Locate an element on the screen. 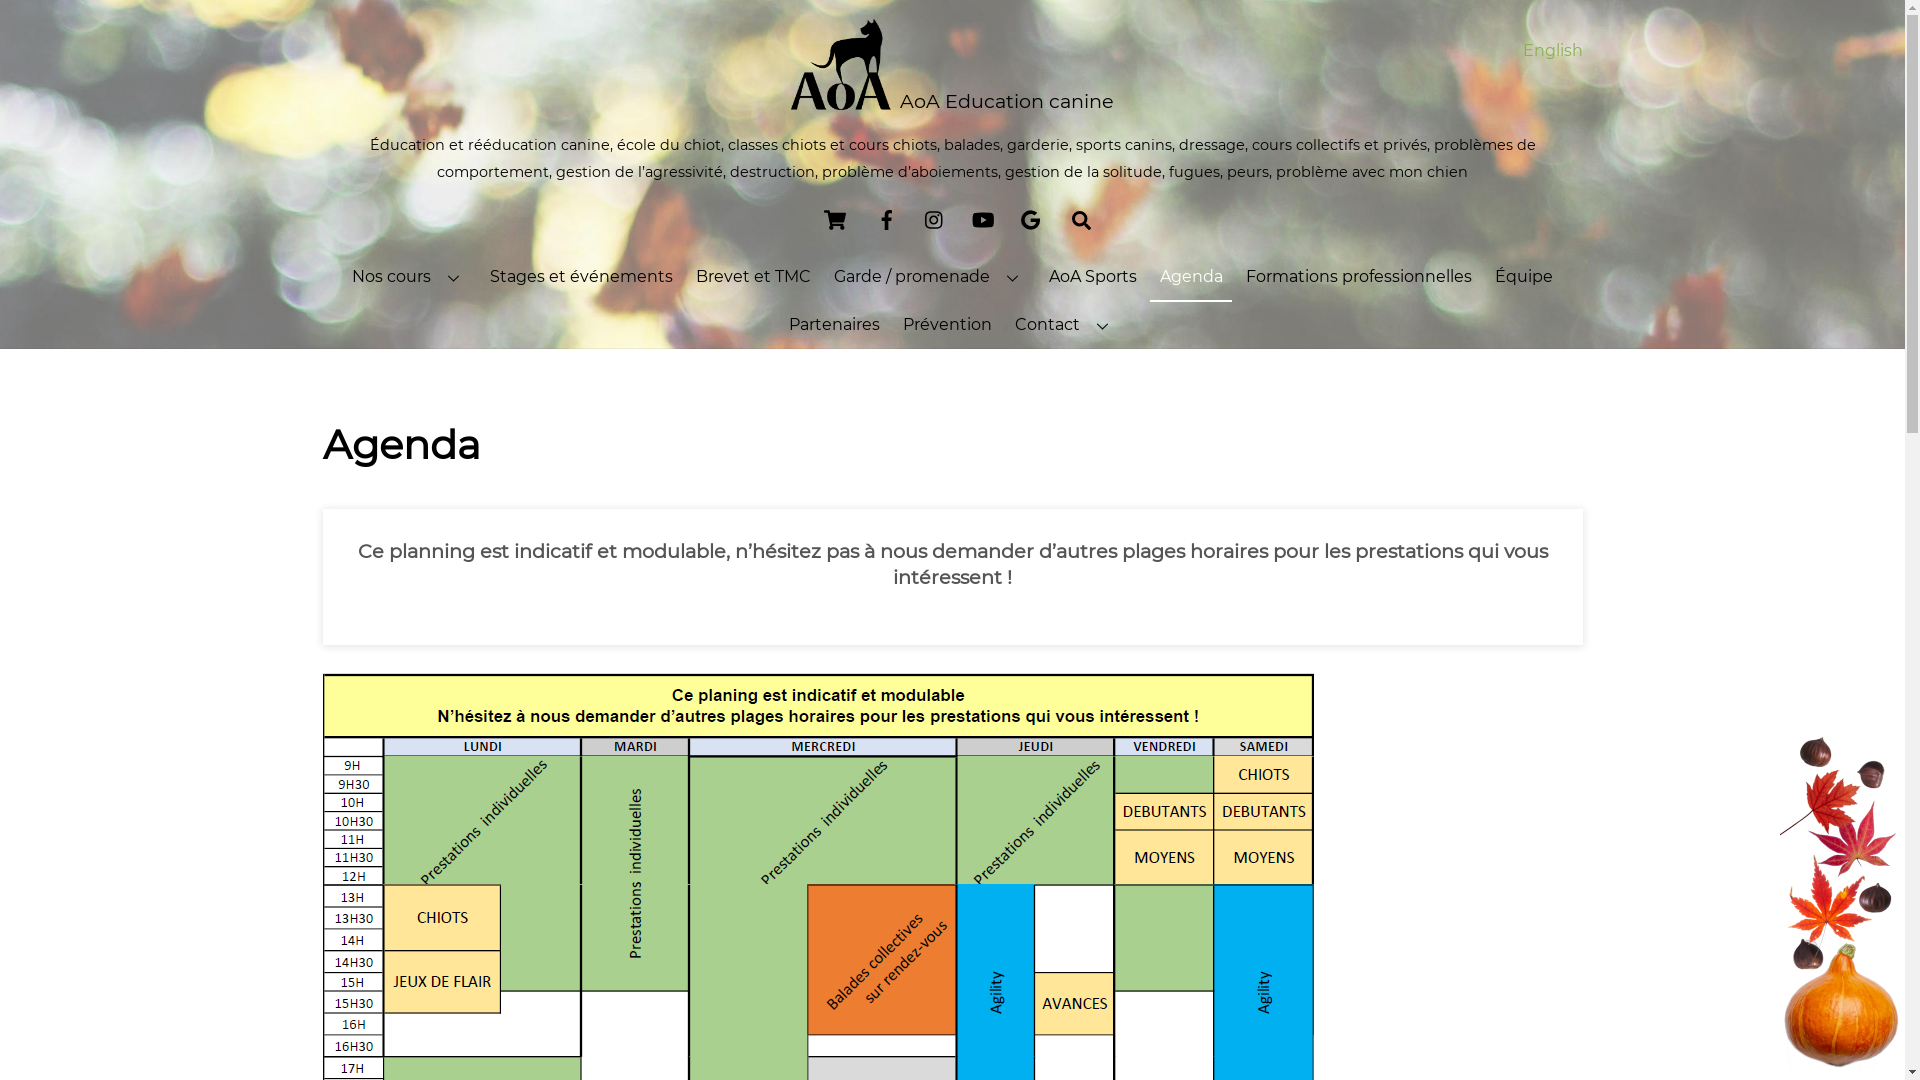  'Chercher' is located at coordinates (1080, 219).